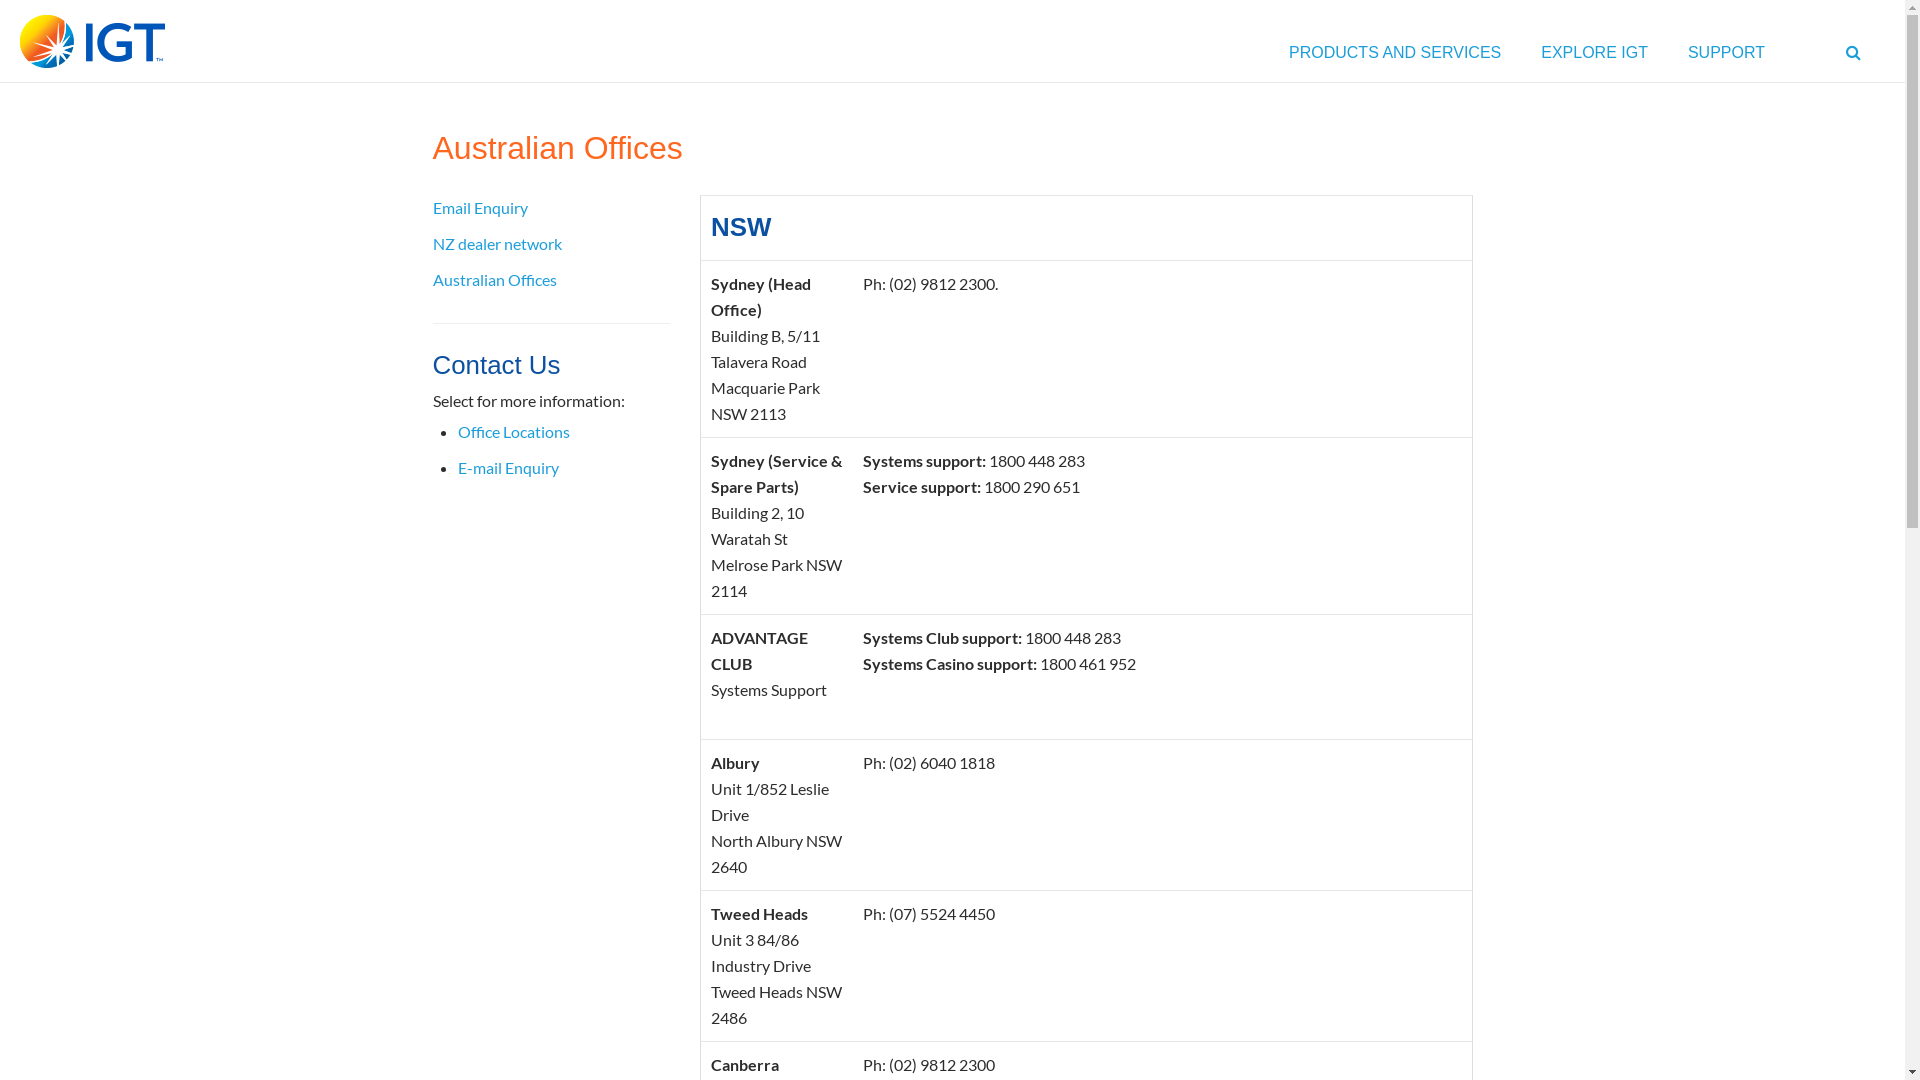  Describe the element at coordinates (1593, 56) in the screenshot. I see `'EXPLORE IGT'` at that location.